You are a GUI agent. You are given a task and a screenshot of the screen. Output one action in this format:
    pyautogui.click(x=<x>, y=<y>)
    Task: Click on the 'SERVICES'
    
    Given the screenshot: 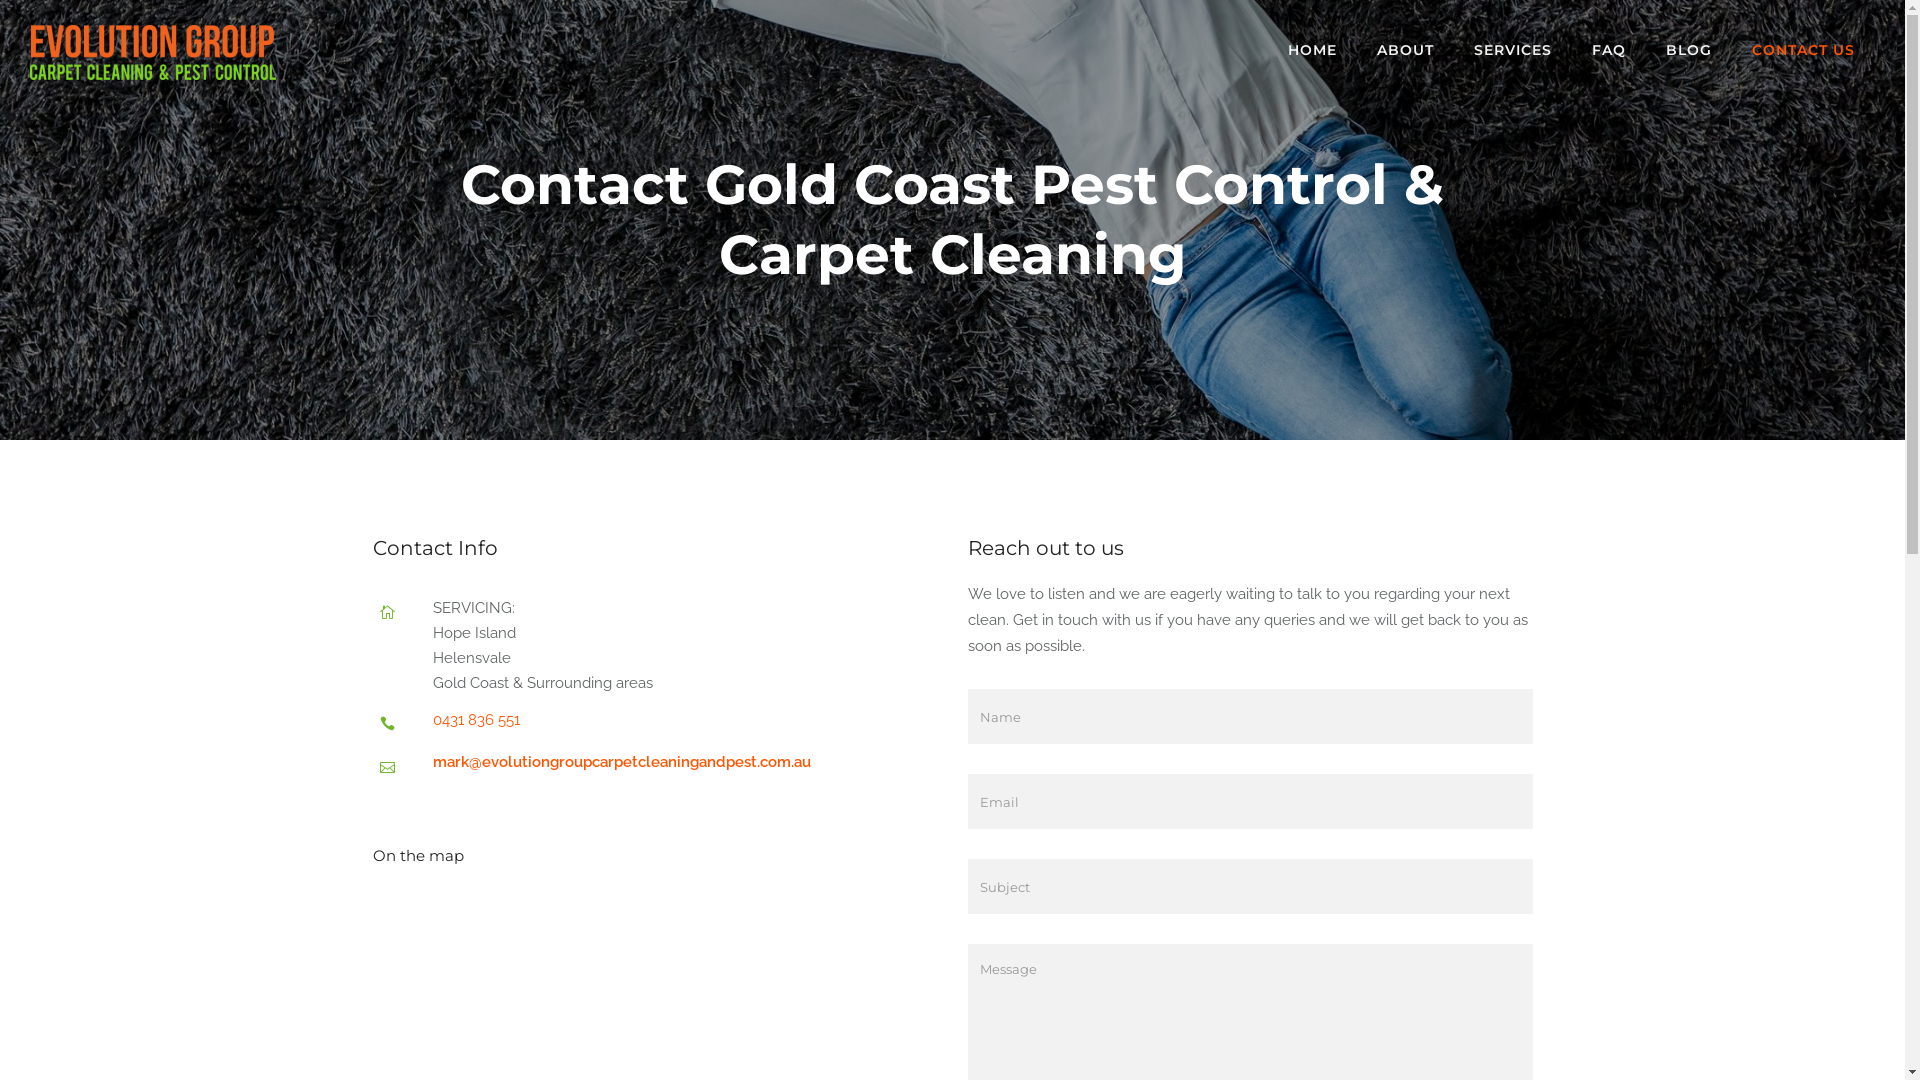 What is the action you would take?
    pyautogui.click(x=1454, y=49)
    